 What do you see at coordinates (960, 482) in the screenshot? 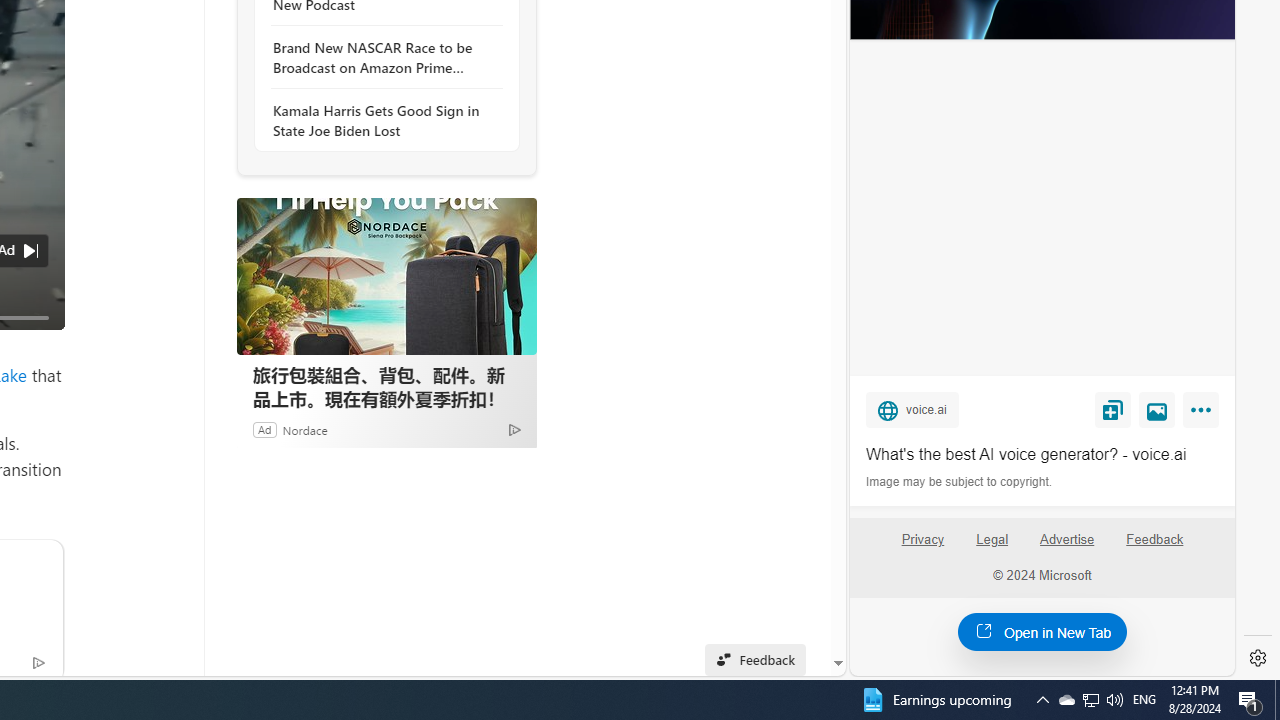
I see `'Image may be subject to copyright.'` at bounding box center [960, 482].